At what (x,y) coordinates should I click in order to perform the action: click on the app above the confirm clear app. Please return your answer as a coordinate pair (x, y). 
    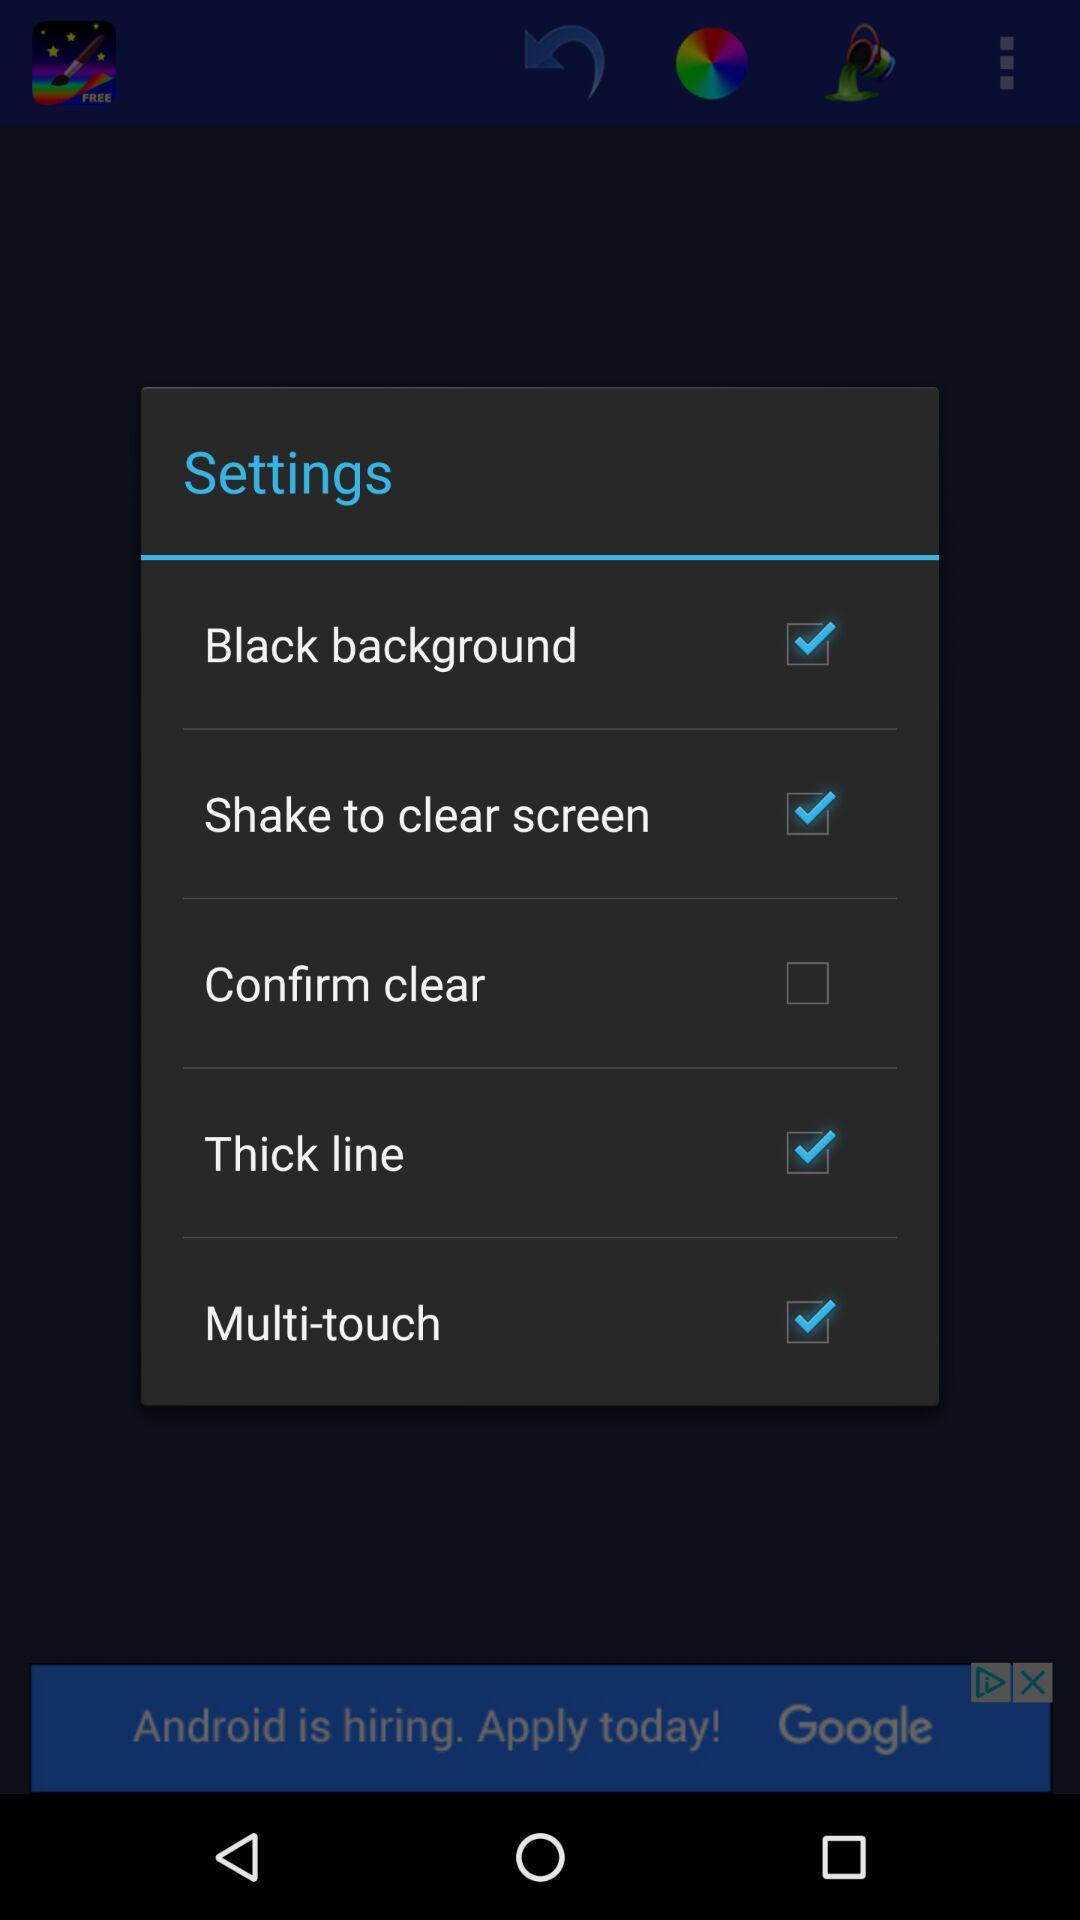
    Looking at the image, I should click on (426, 813).